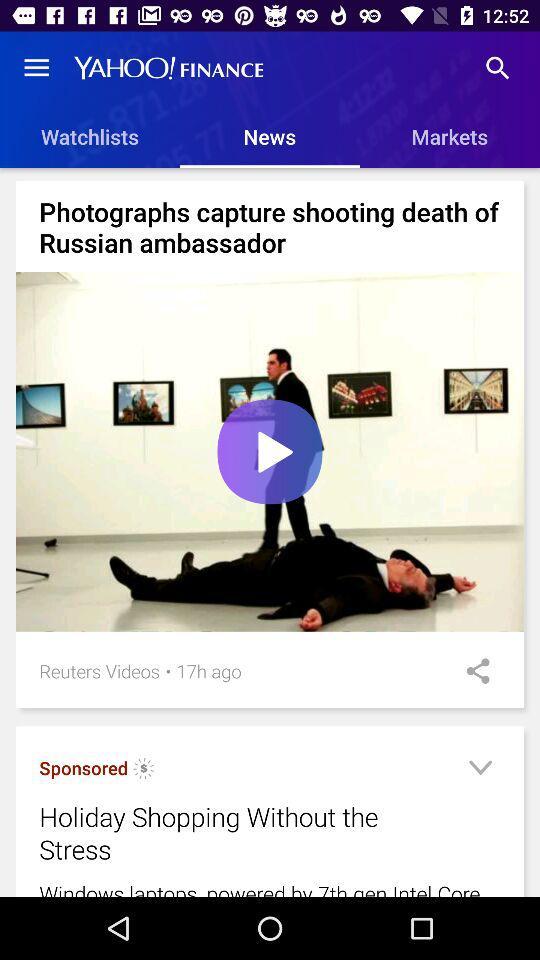 This screenshot has height=960, width=540. I want to click on sponsored icon, so click(82, 767).